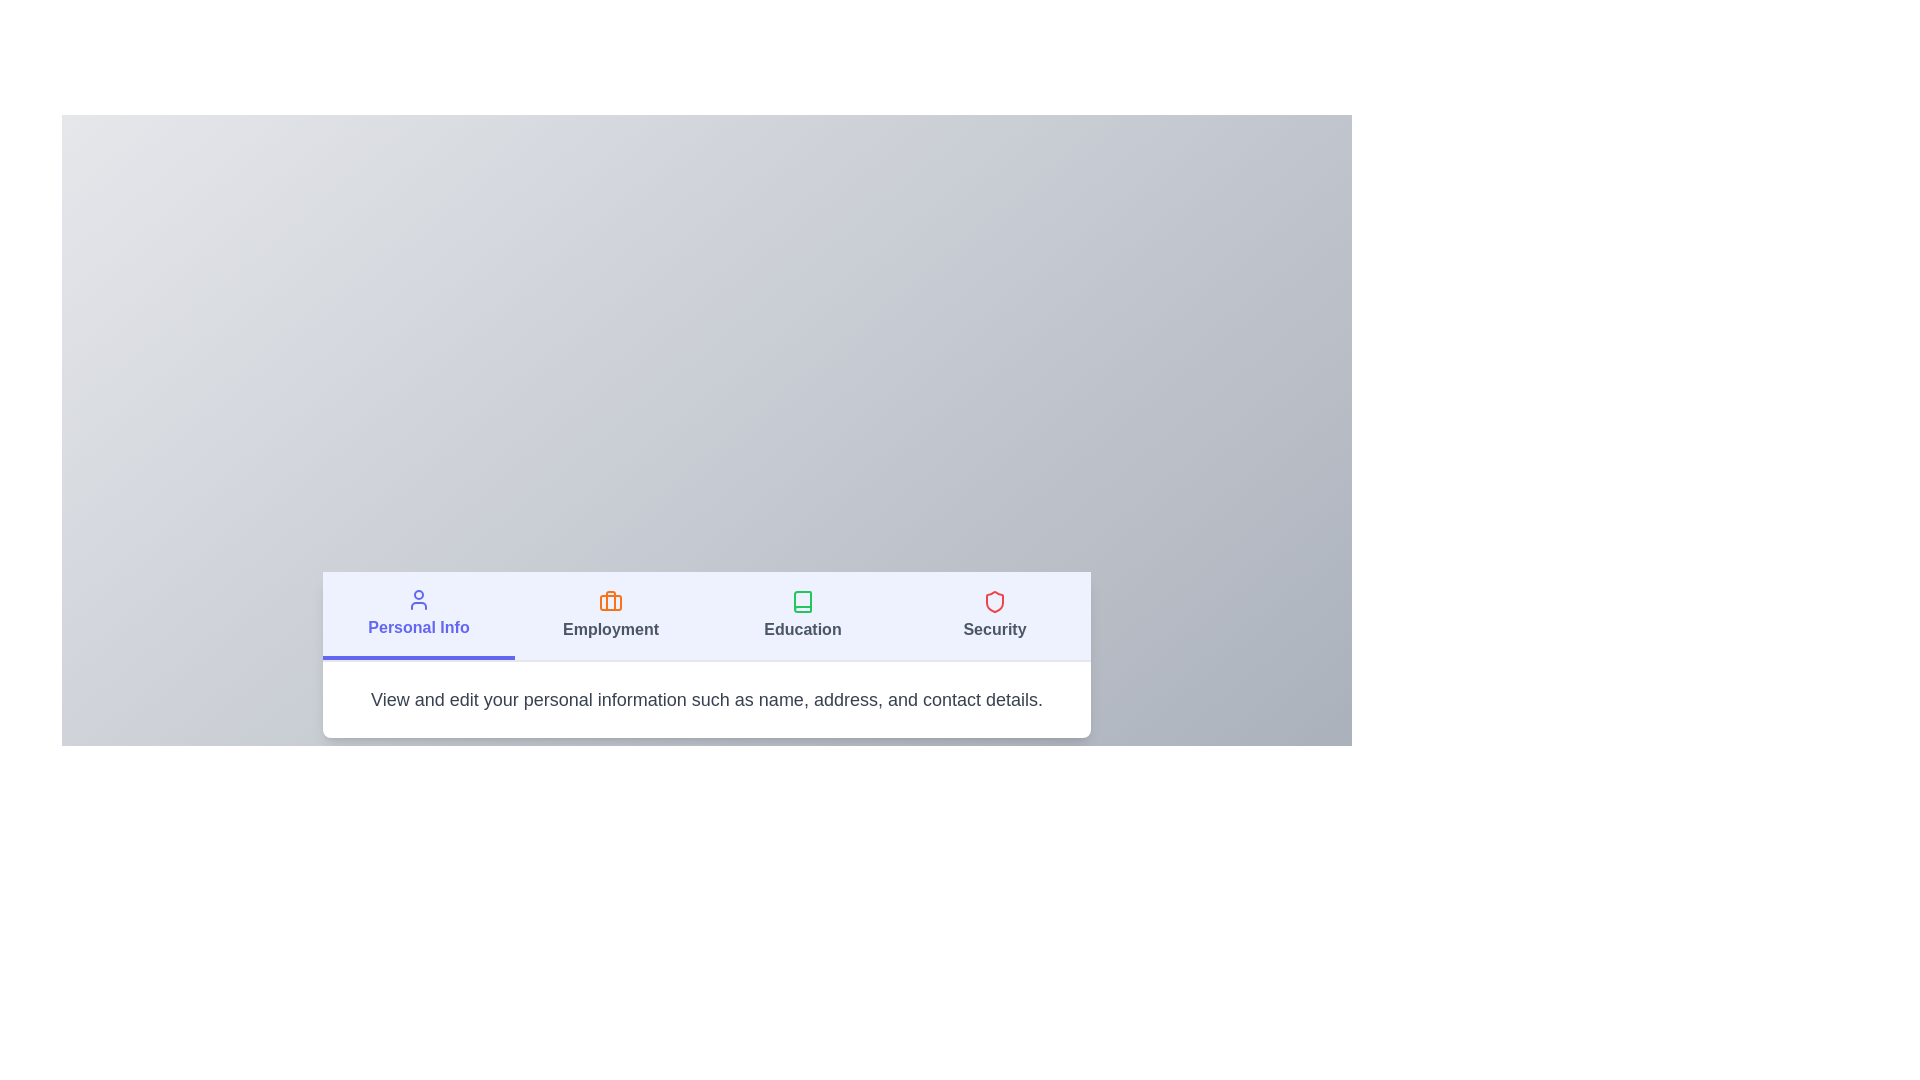 The width and height of the screenshot is (1920, 1080). What do you see at coordinates (802, 615) in the screenshot?
I see `the Education tab to view its content` at bounding box center [802, 615].